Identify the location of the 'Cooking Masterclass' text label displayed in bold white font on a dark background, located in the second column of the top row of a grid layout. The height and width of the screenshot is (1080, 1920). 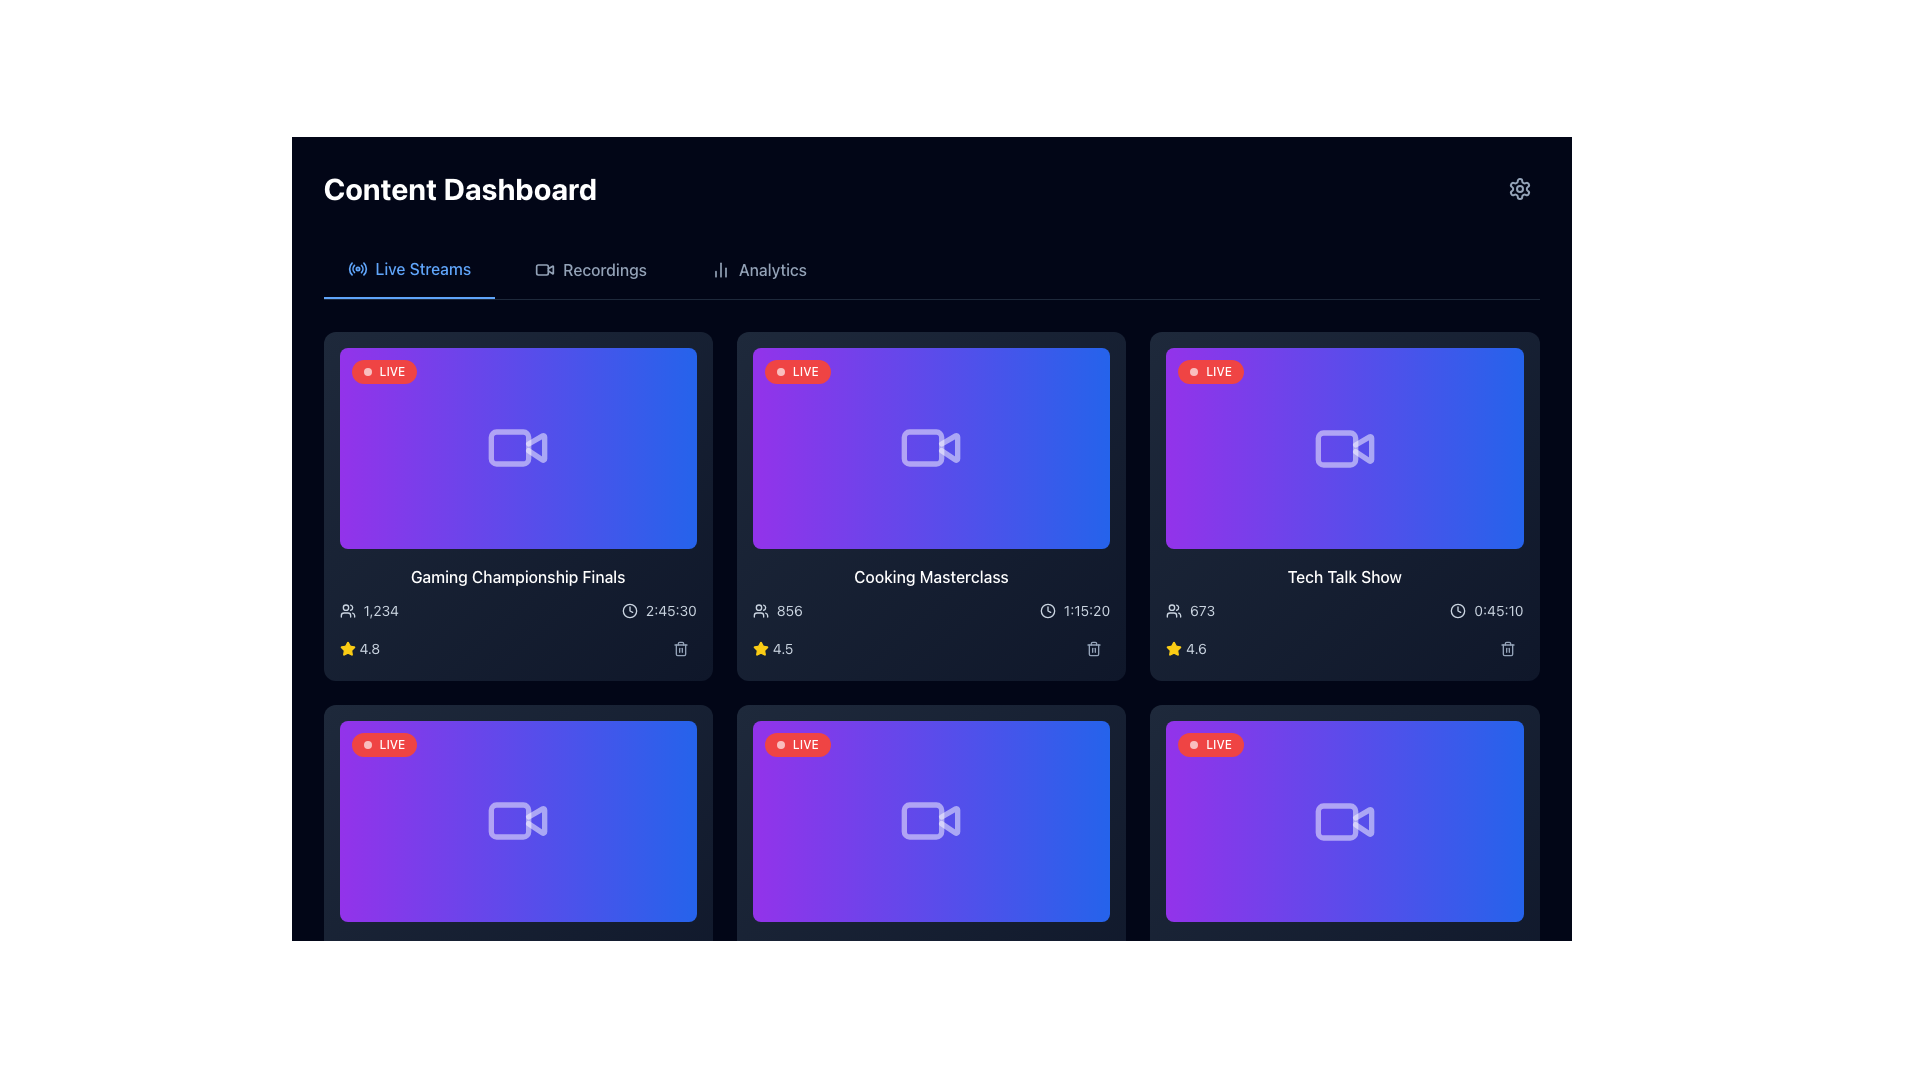
(930, 576).